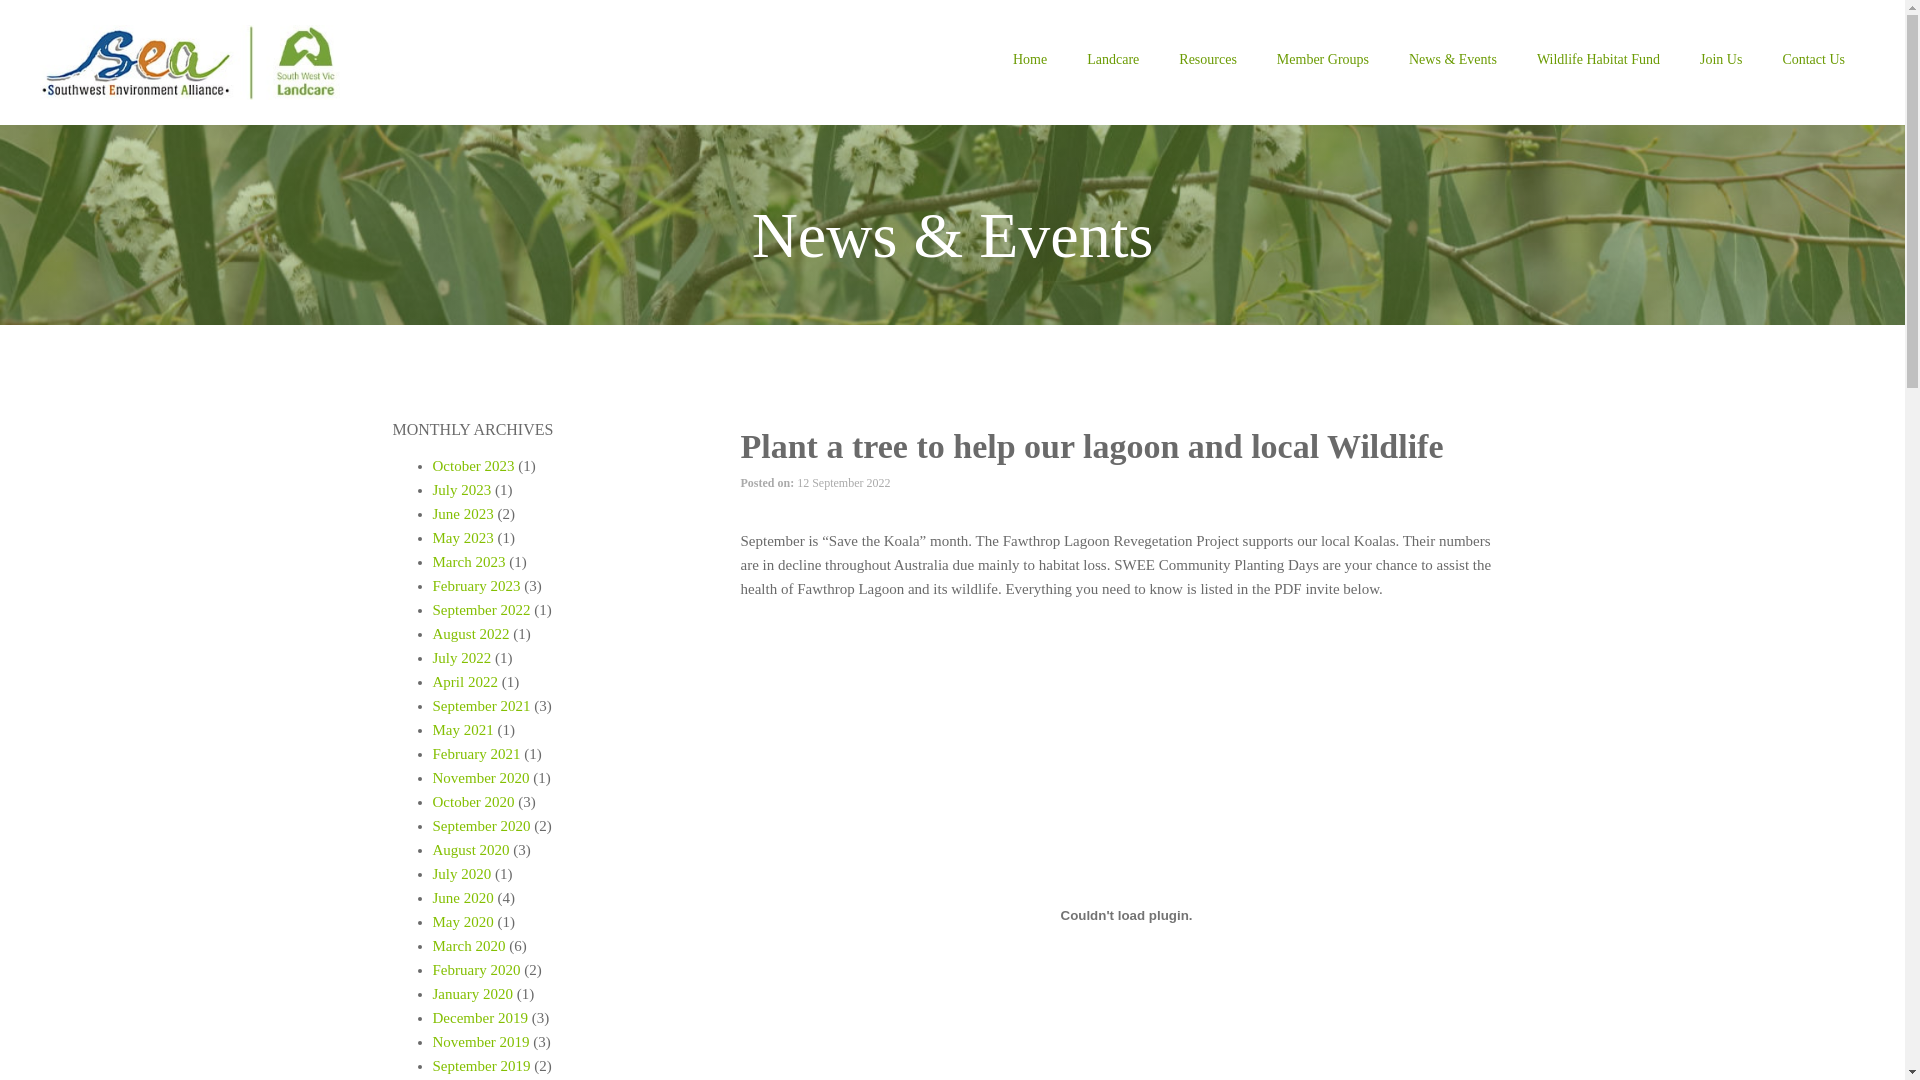 The height and width of the screenshot is (1080, 1920). I want to click on 'February 2020', so click(474, 968).